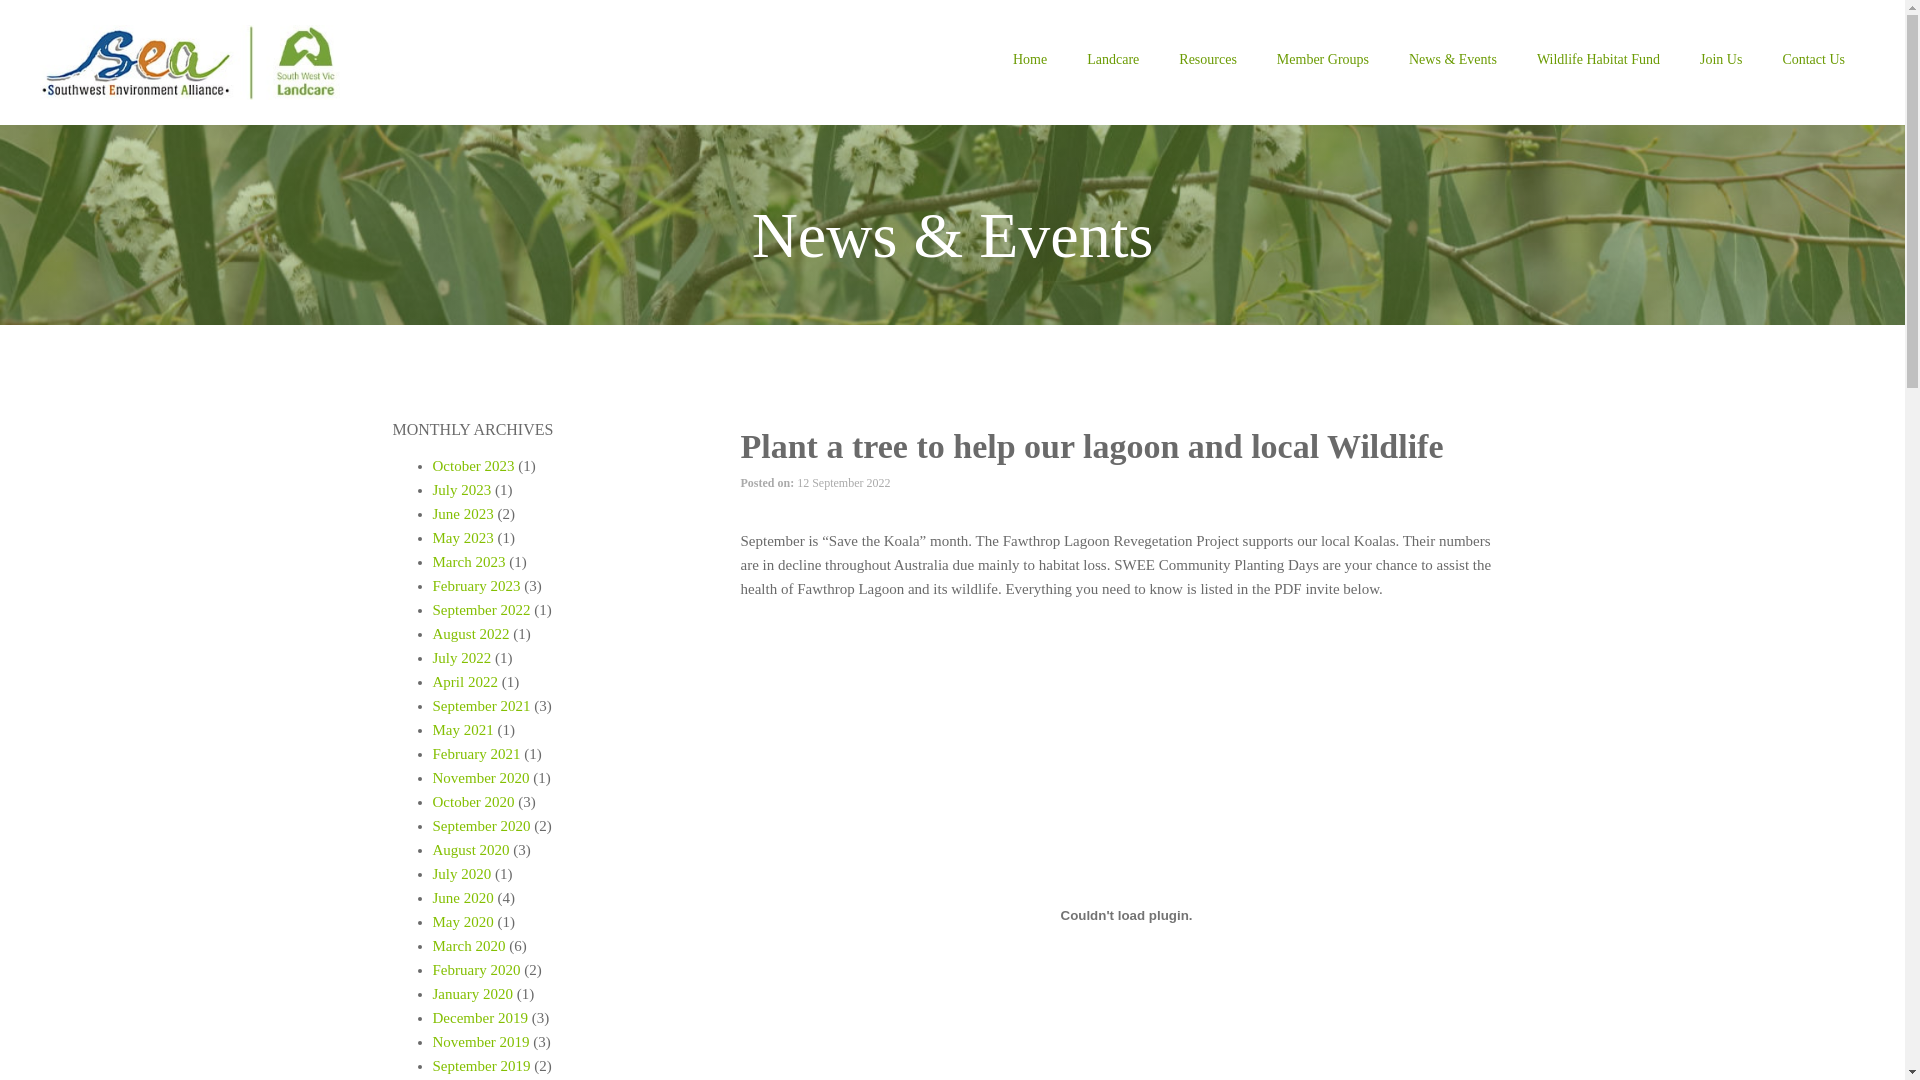 The height and width of the screenshot is (1080, 1920). I want to click on 'February 2020', so click(474, 968).